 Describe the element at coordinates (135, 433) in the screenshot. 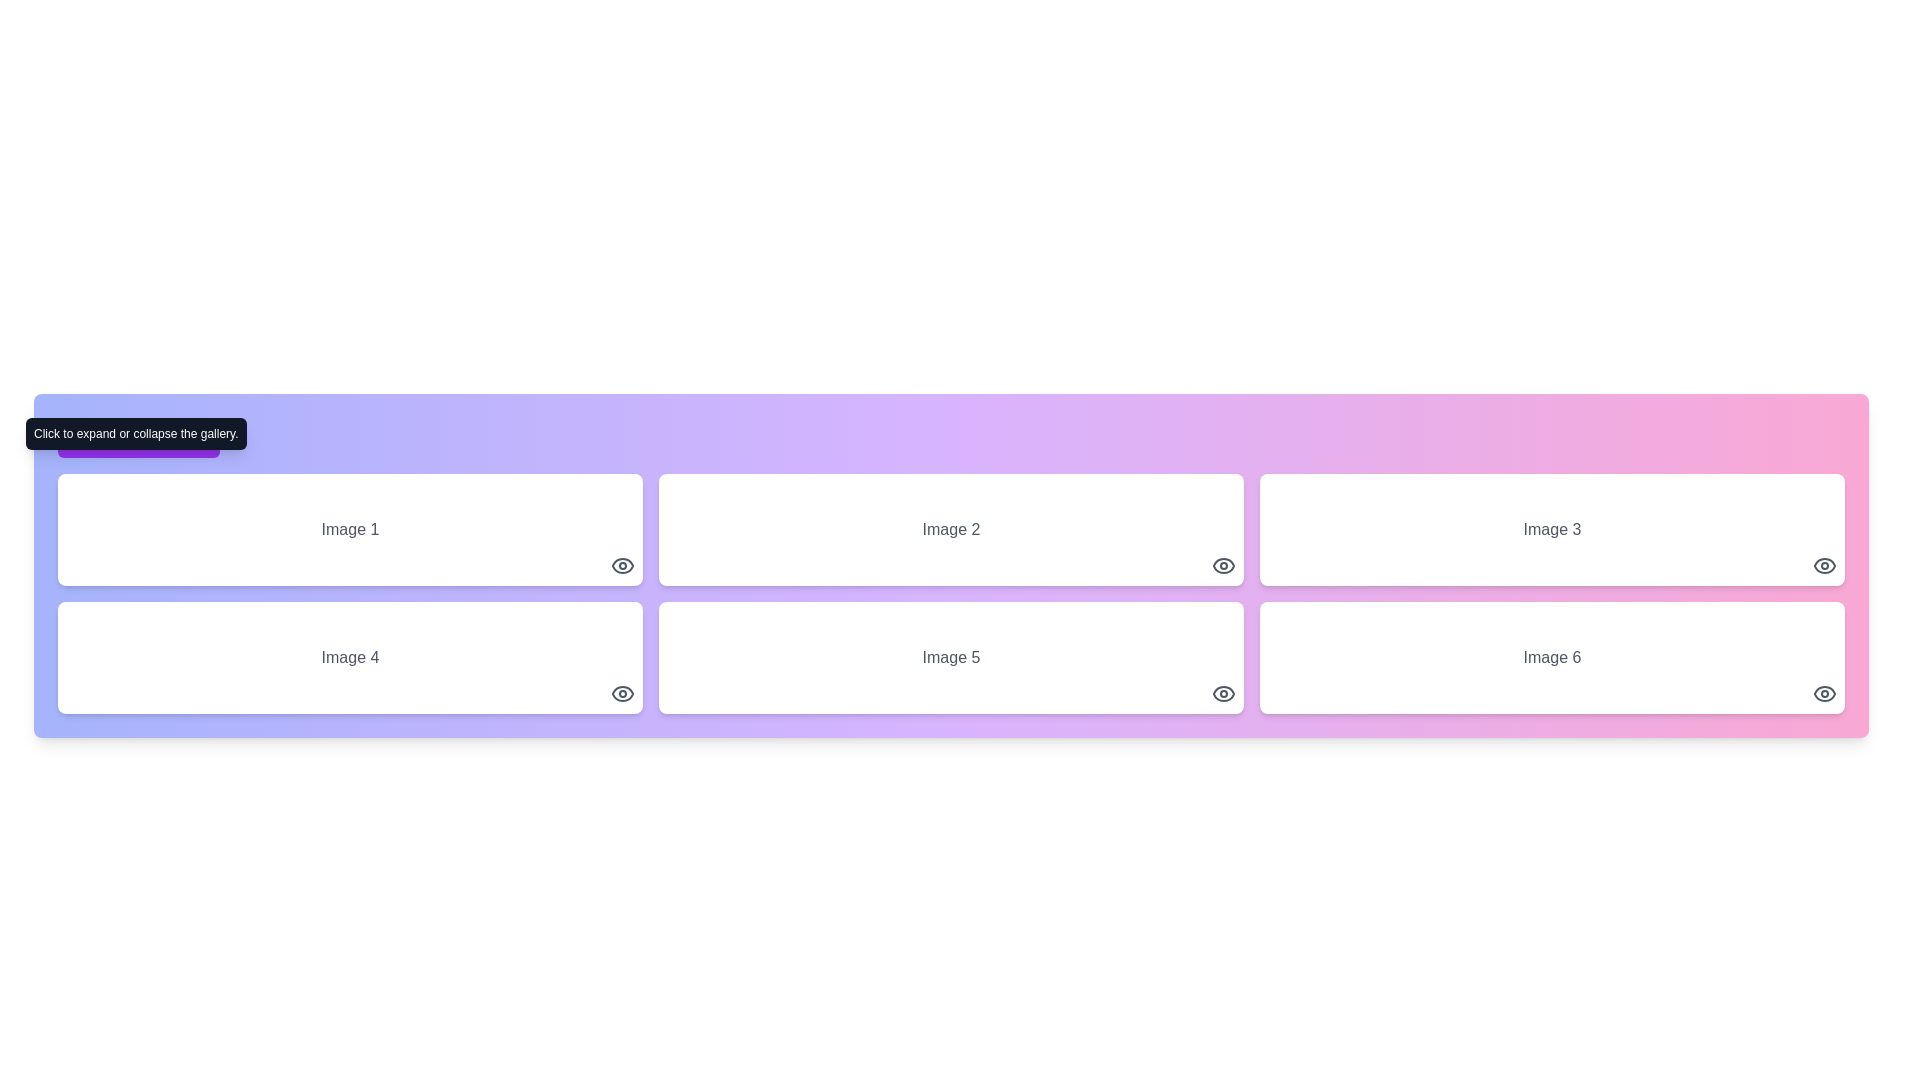

I see `text from the Tooltip or informational label that says 'Click to expand or collapse the gallery.'` at that location.